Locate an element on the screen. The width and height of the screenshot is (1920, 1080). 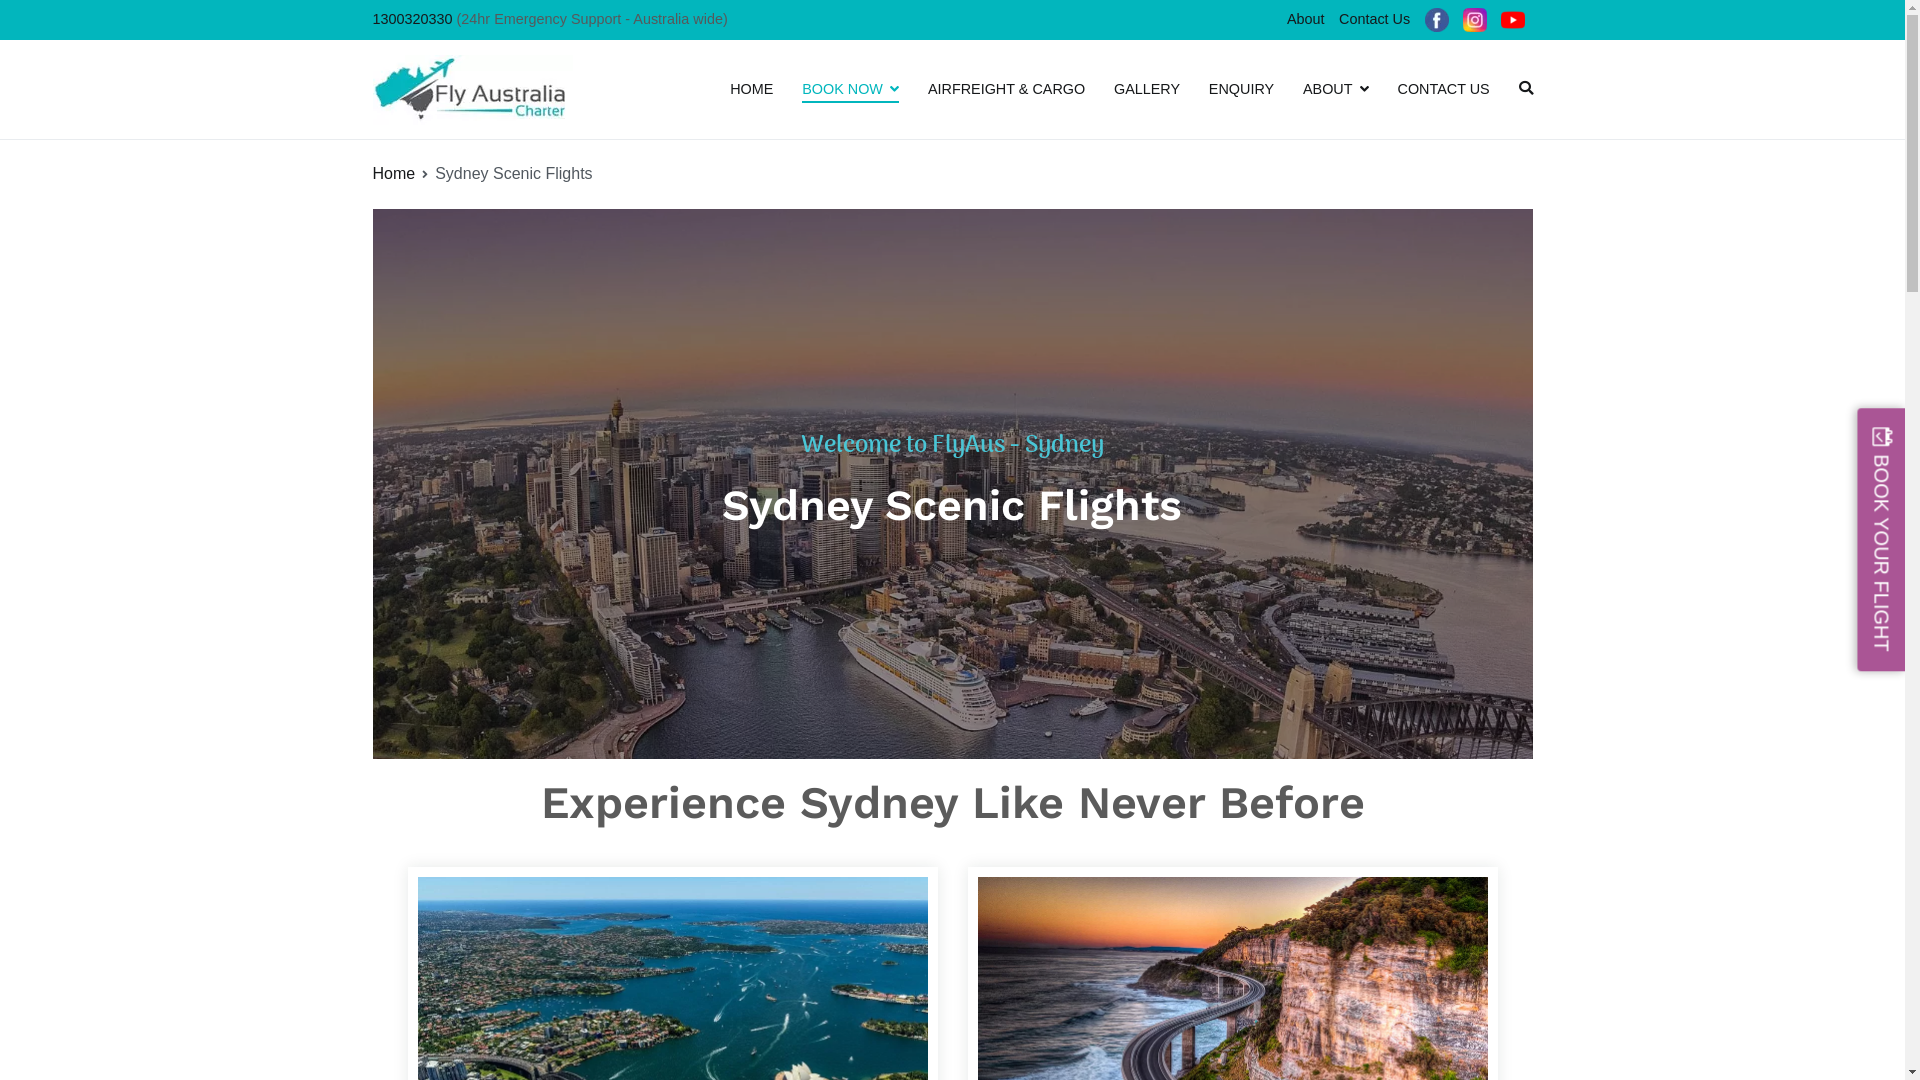
'BOOK NOW' is located at coordinates (850, 88).